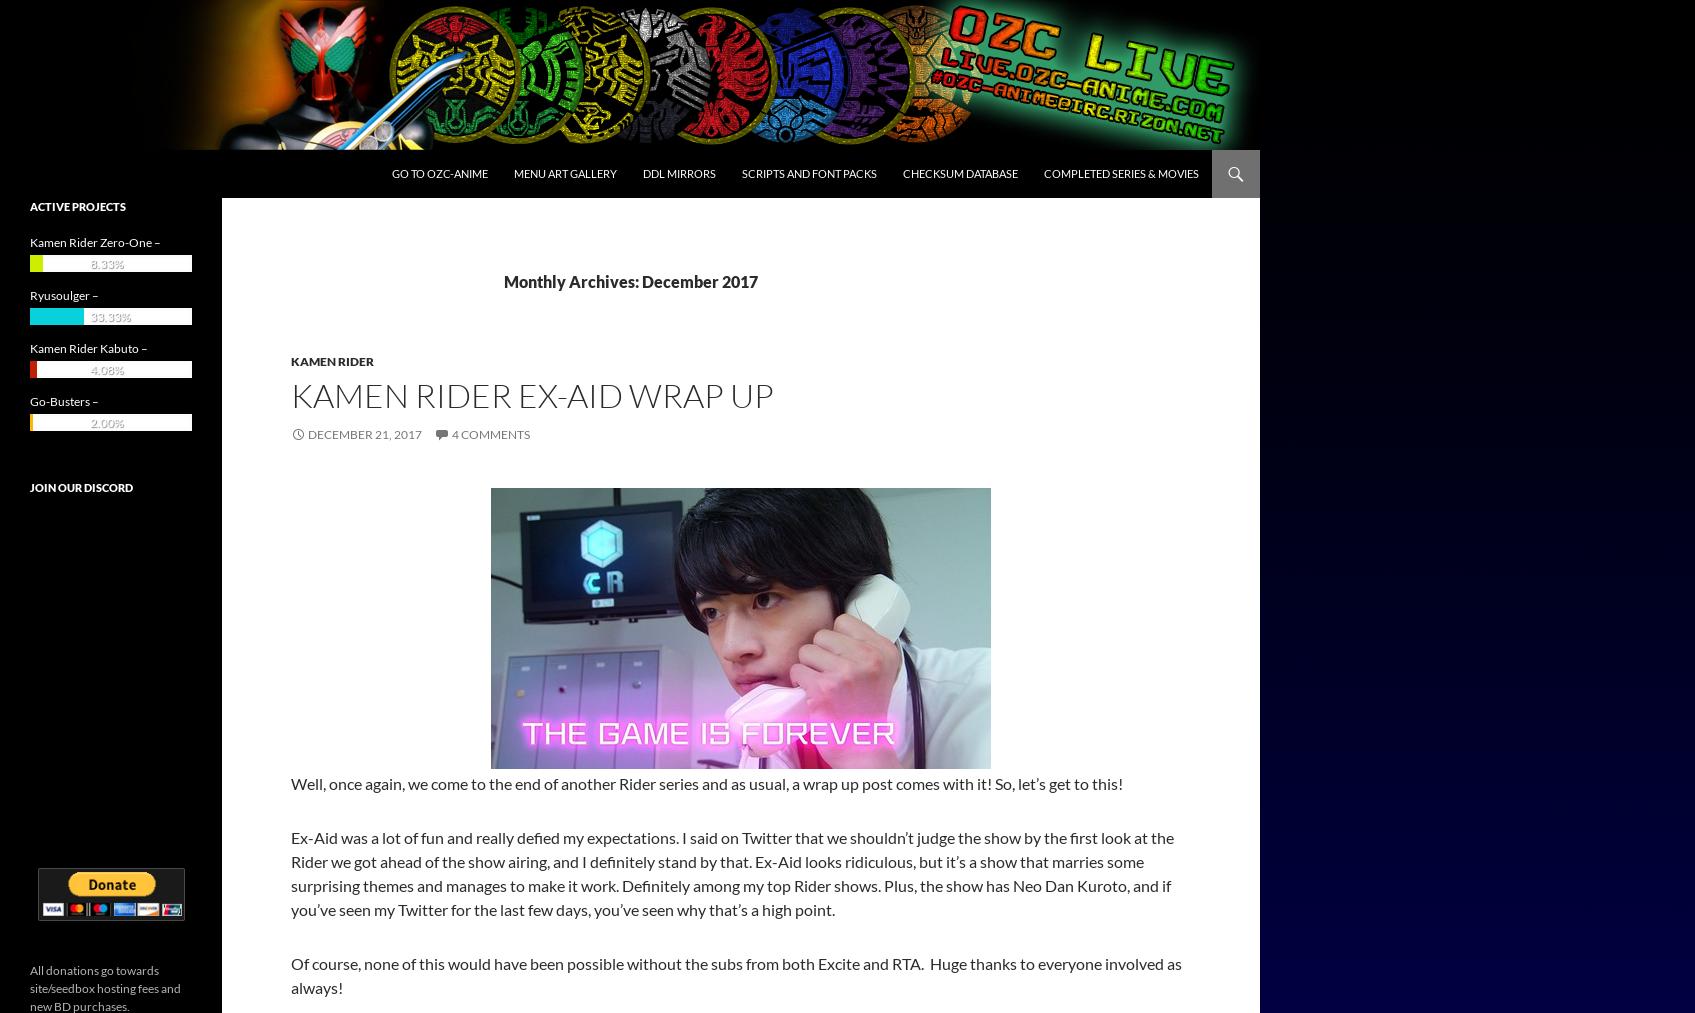 The image size is (1695, 1013). Describe the element at coordinates (679, 173) in the screenshot. I see `'DDL Mirrors'` at that location.